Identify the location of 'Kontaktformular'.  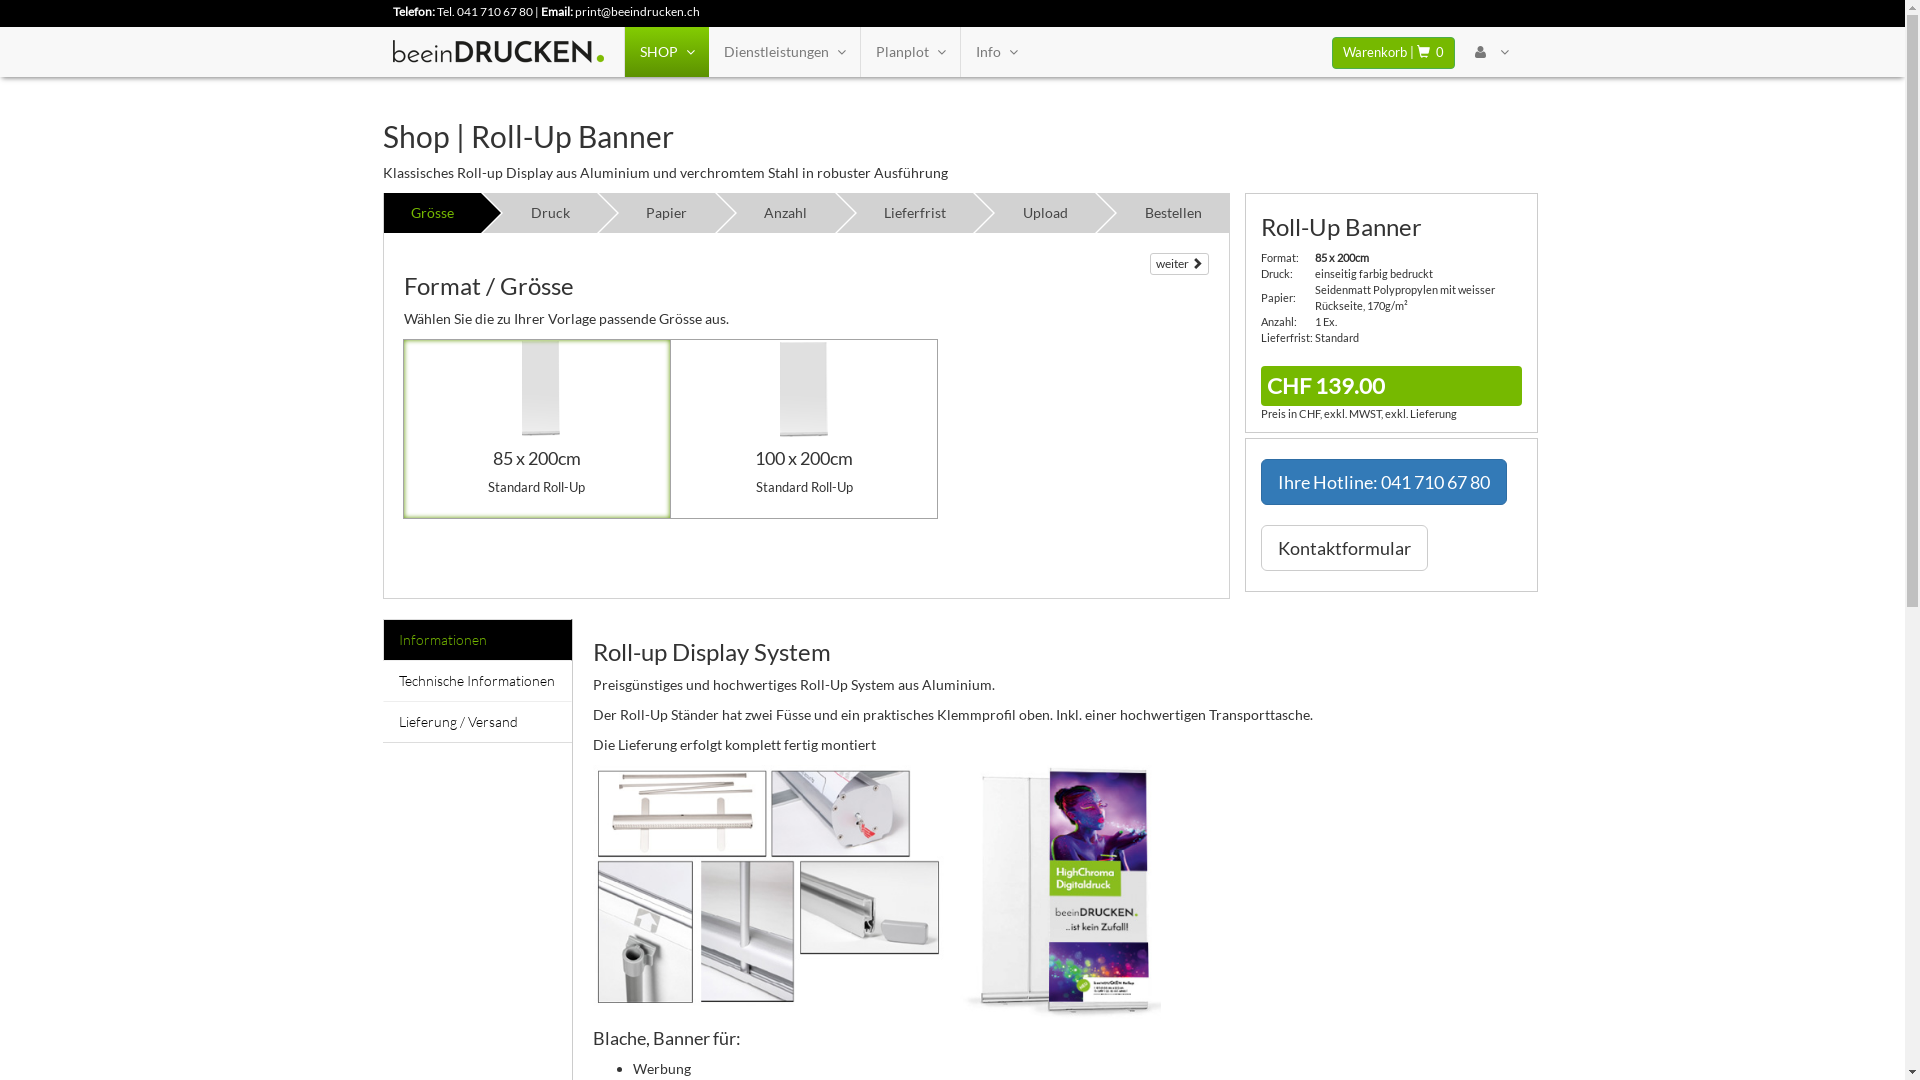
(1260, 547).